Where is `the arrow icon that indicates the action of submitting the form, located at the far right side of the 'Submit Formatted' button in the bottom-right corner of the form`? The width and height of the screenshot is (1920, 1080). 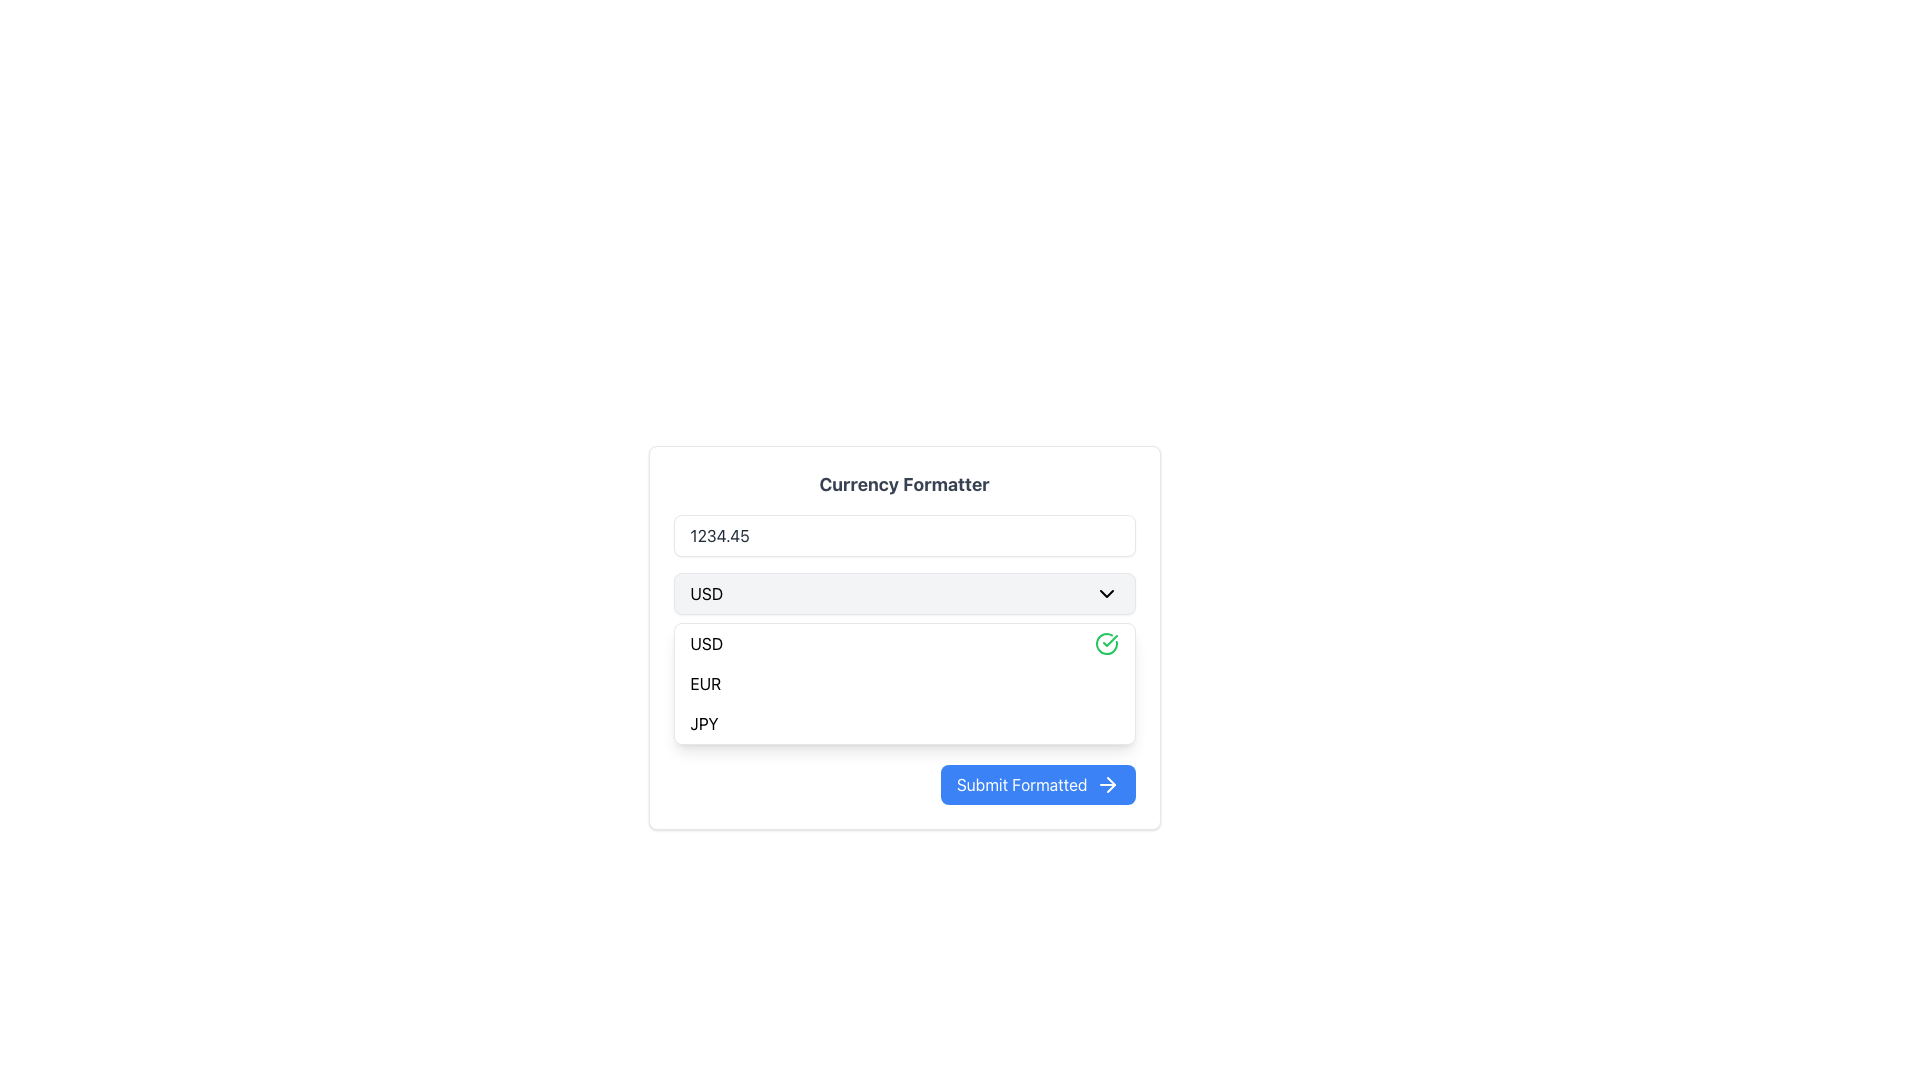 the arrow icon that indicates the action of submitting the form, located at the far right side of the 'Submit Formatted' button in the bottom-right corner of the form is located at coordinates (1106, 784).